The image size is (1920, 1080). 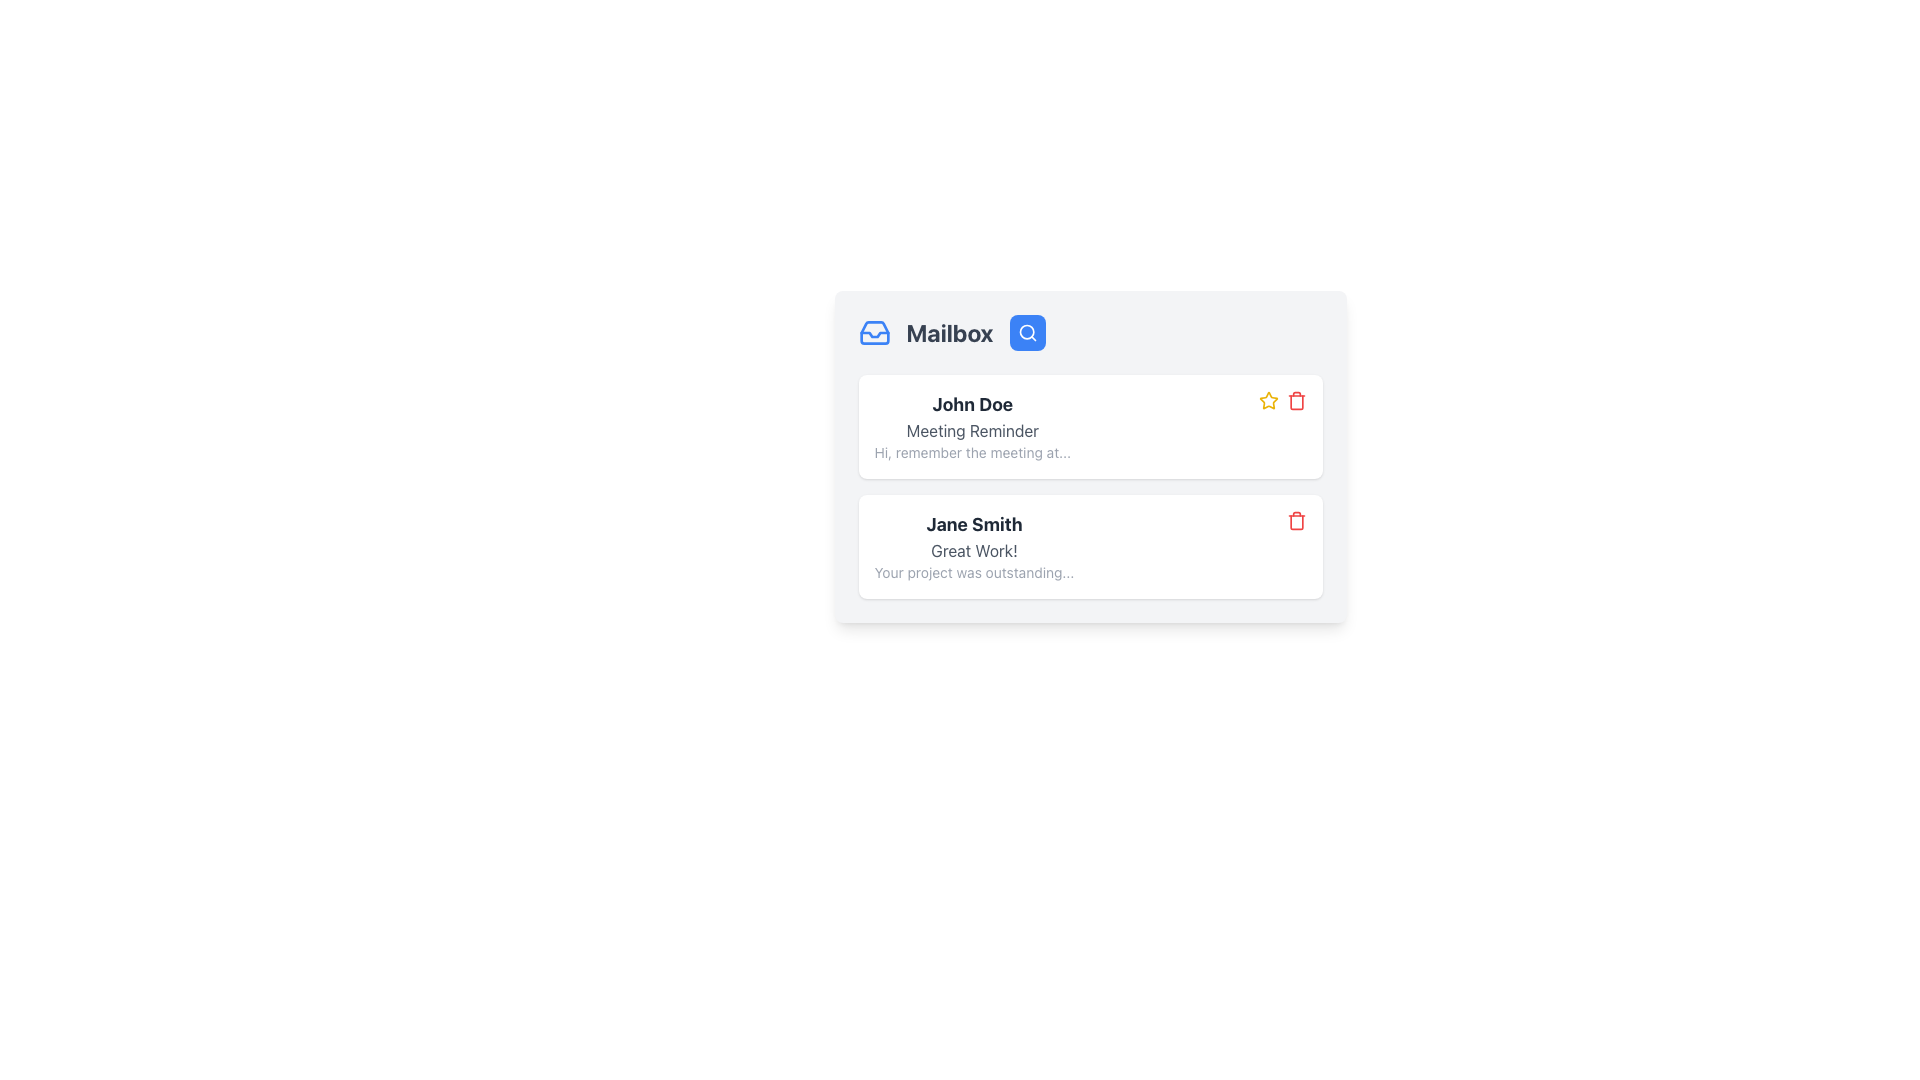 I want to click on the light gray text label positioned below 'Meeting Reminder' and under 'John Doe' in the messaging layout, so click(x=972, y=452).